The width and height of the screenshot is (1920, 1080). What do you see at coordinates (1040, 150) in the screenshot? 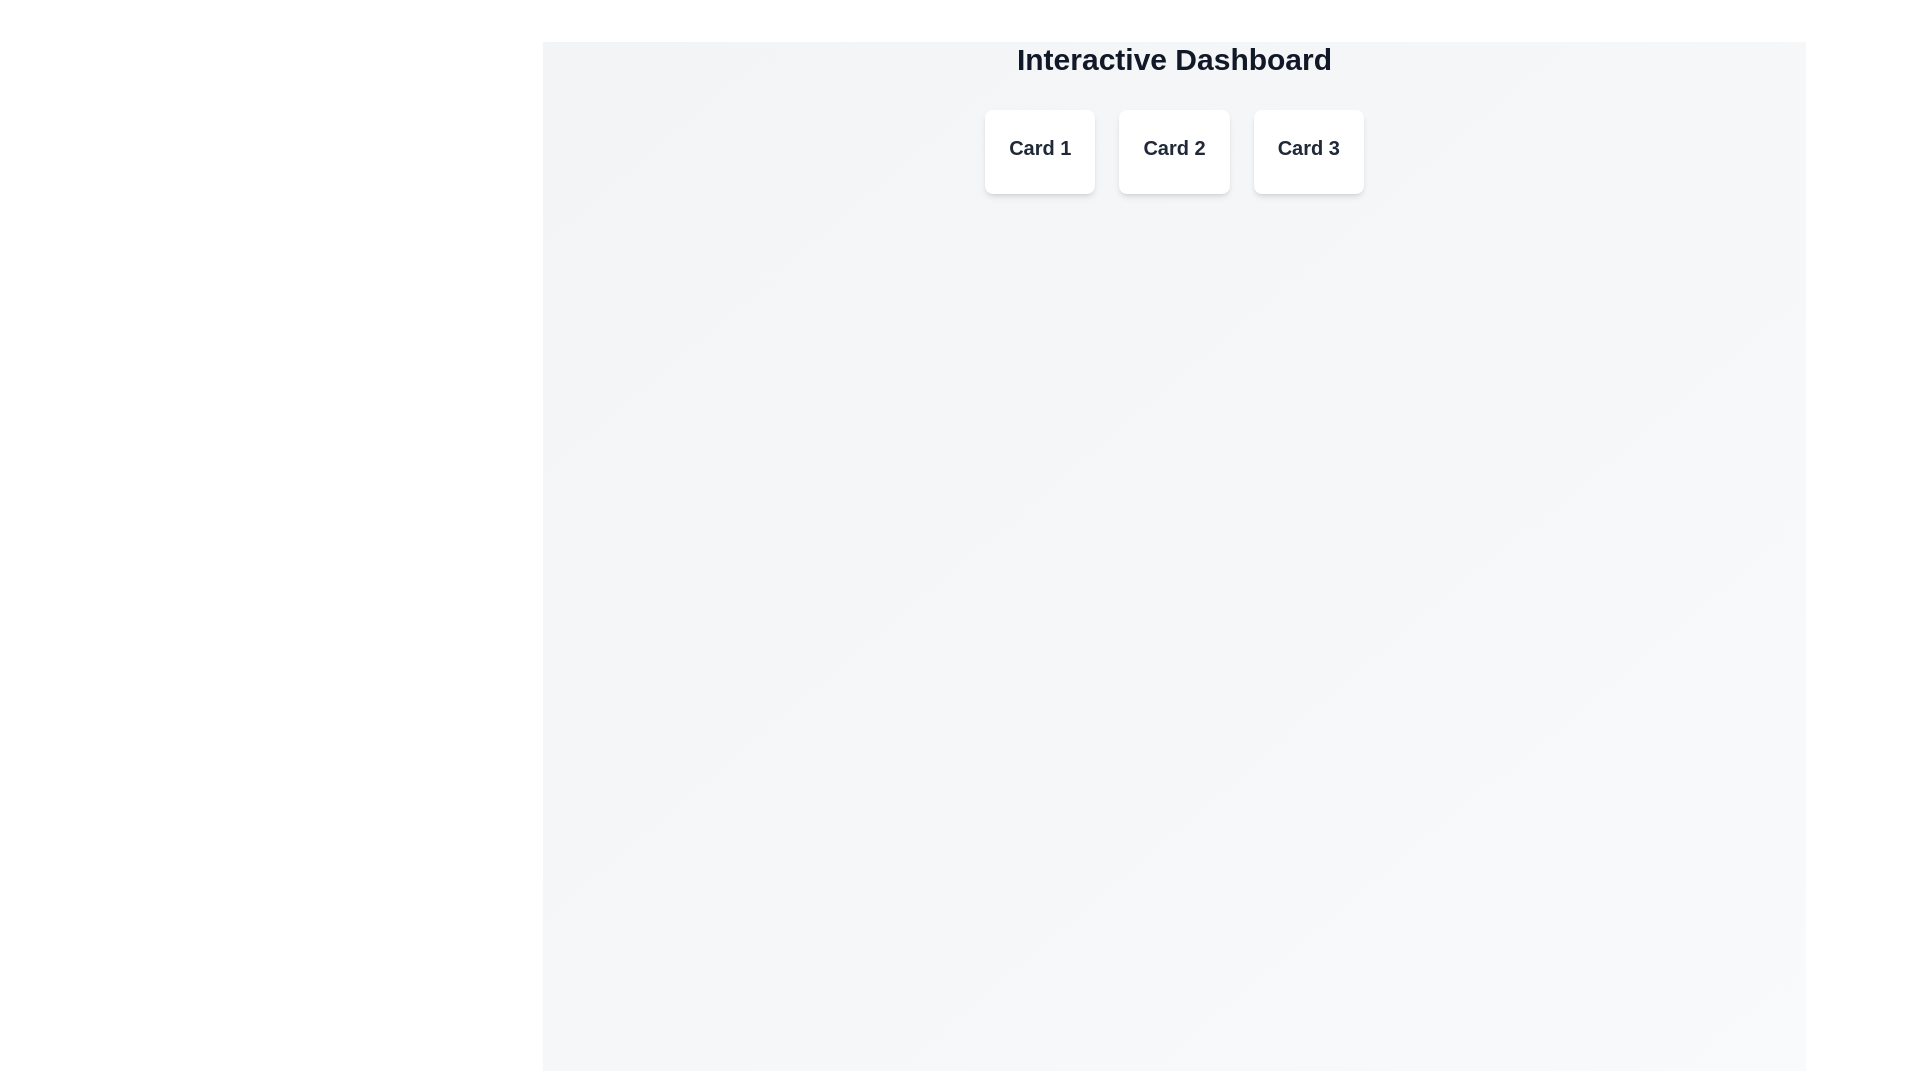
I see `the first card button in the dashboard` at bounding box center [1040, 150].